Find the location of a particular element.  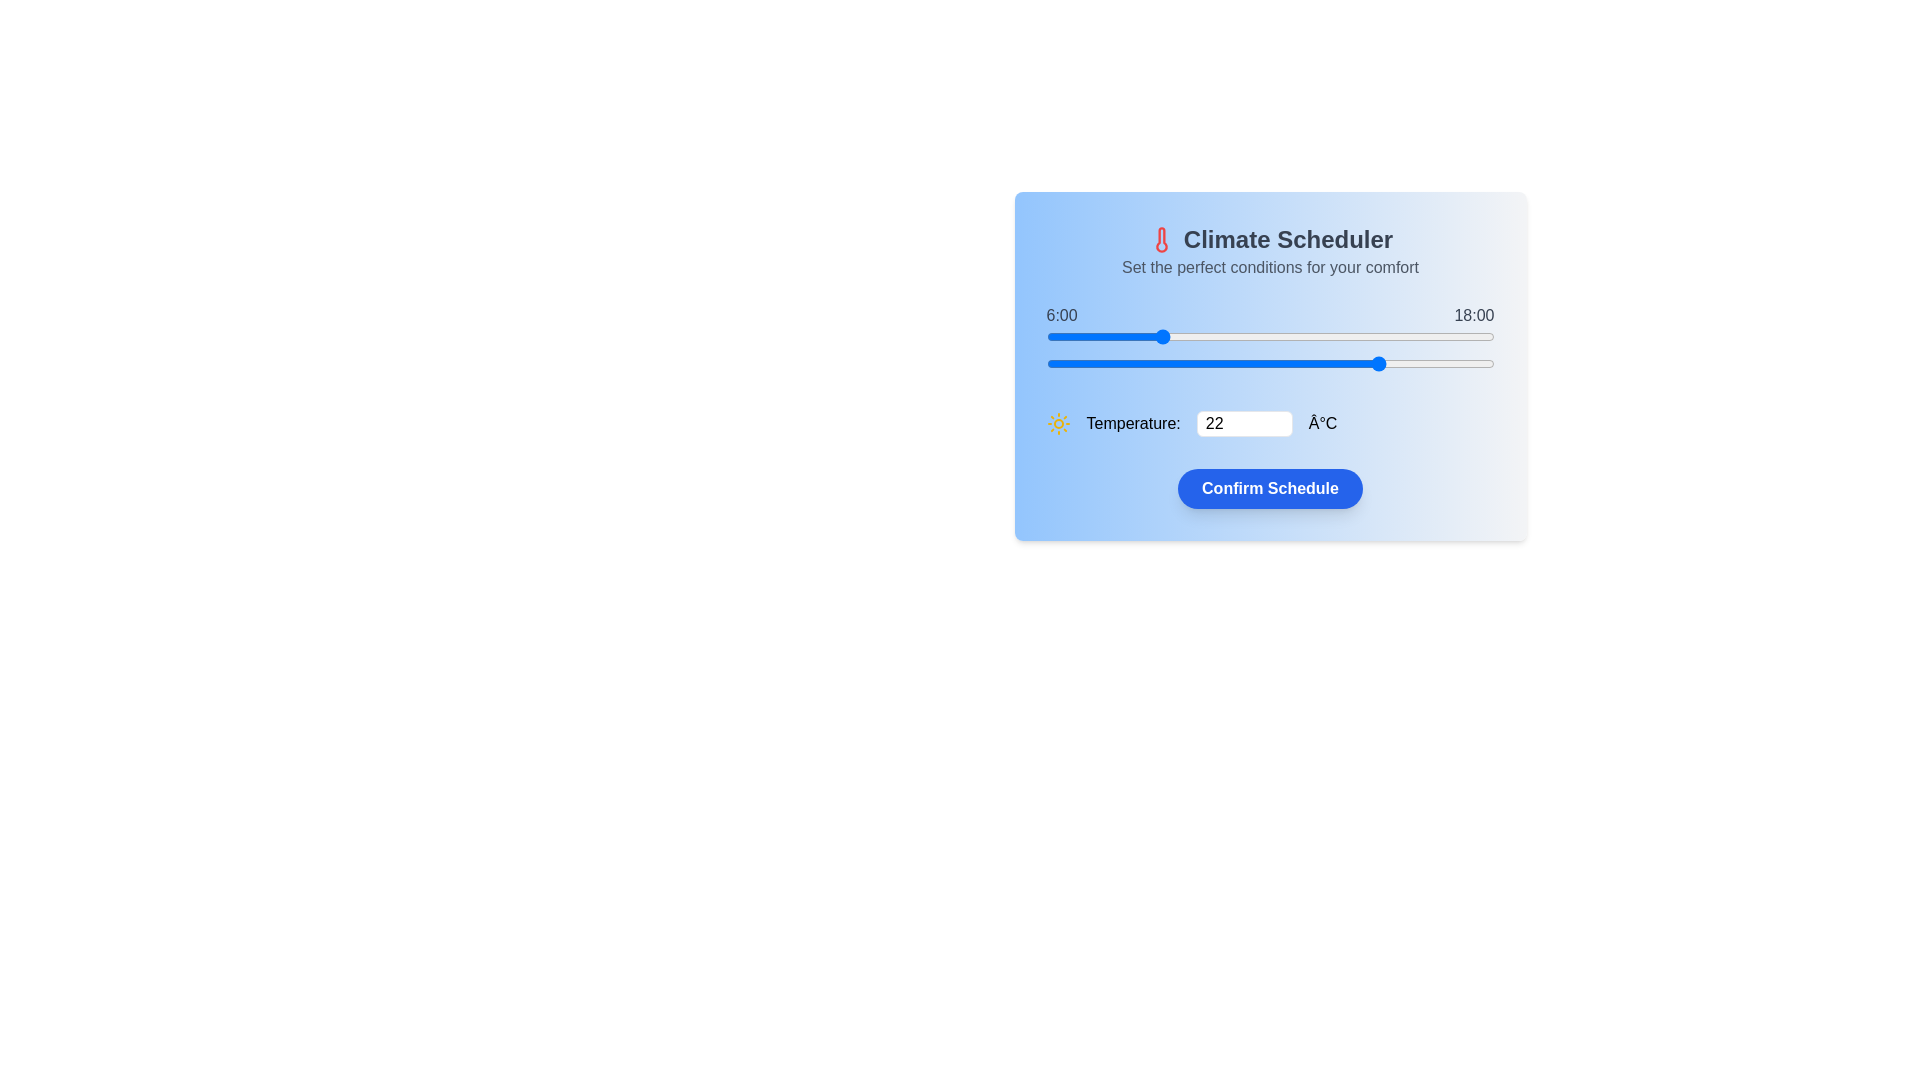

the prominently styled textual header 'Climate Scheduler' with a red thermometer icon to its left is located at coordinates (1269, 238).